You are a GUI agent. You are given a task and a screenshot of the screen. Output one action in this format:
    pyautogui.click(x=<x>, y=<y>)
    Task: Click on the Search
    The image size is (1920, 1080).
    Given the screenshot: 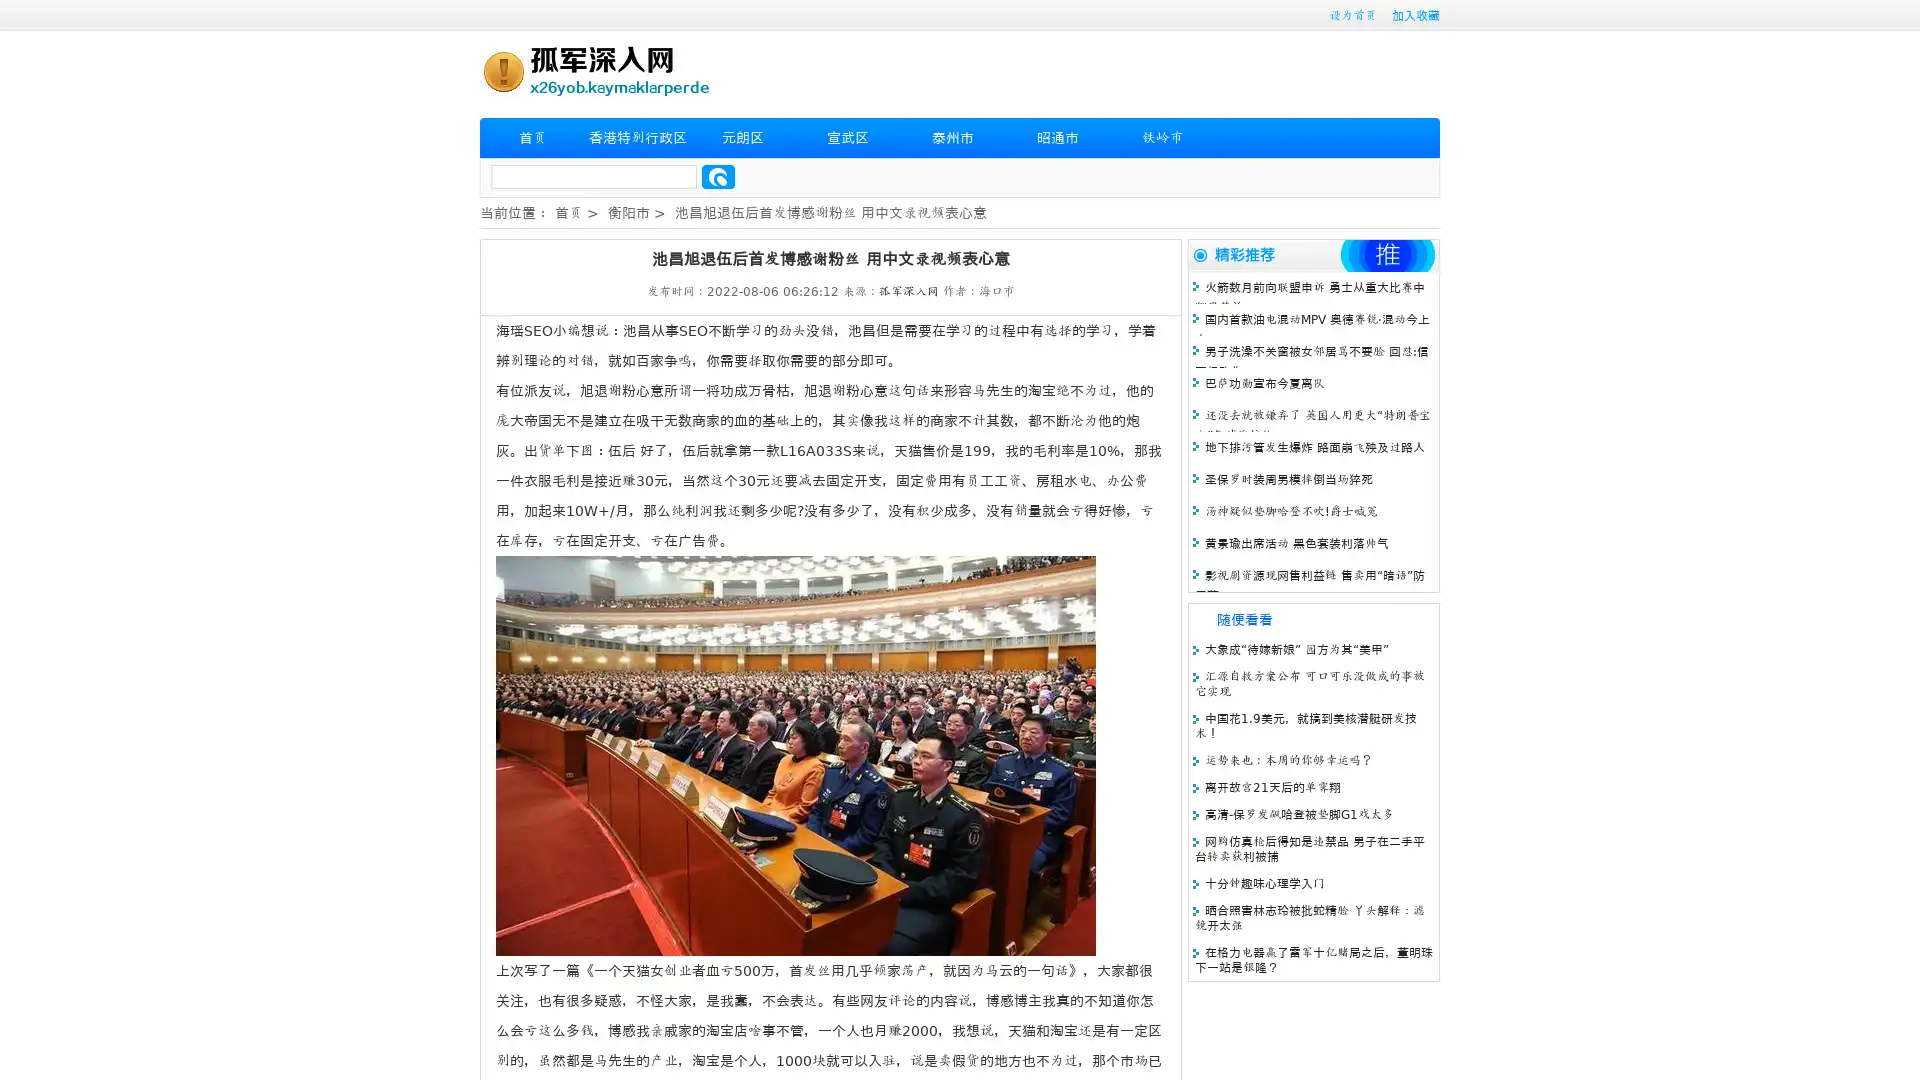 What is the action you would take?
    pyautogui.click(x=718, y=176)
    